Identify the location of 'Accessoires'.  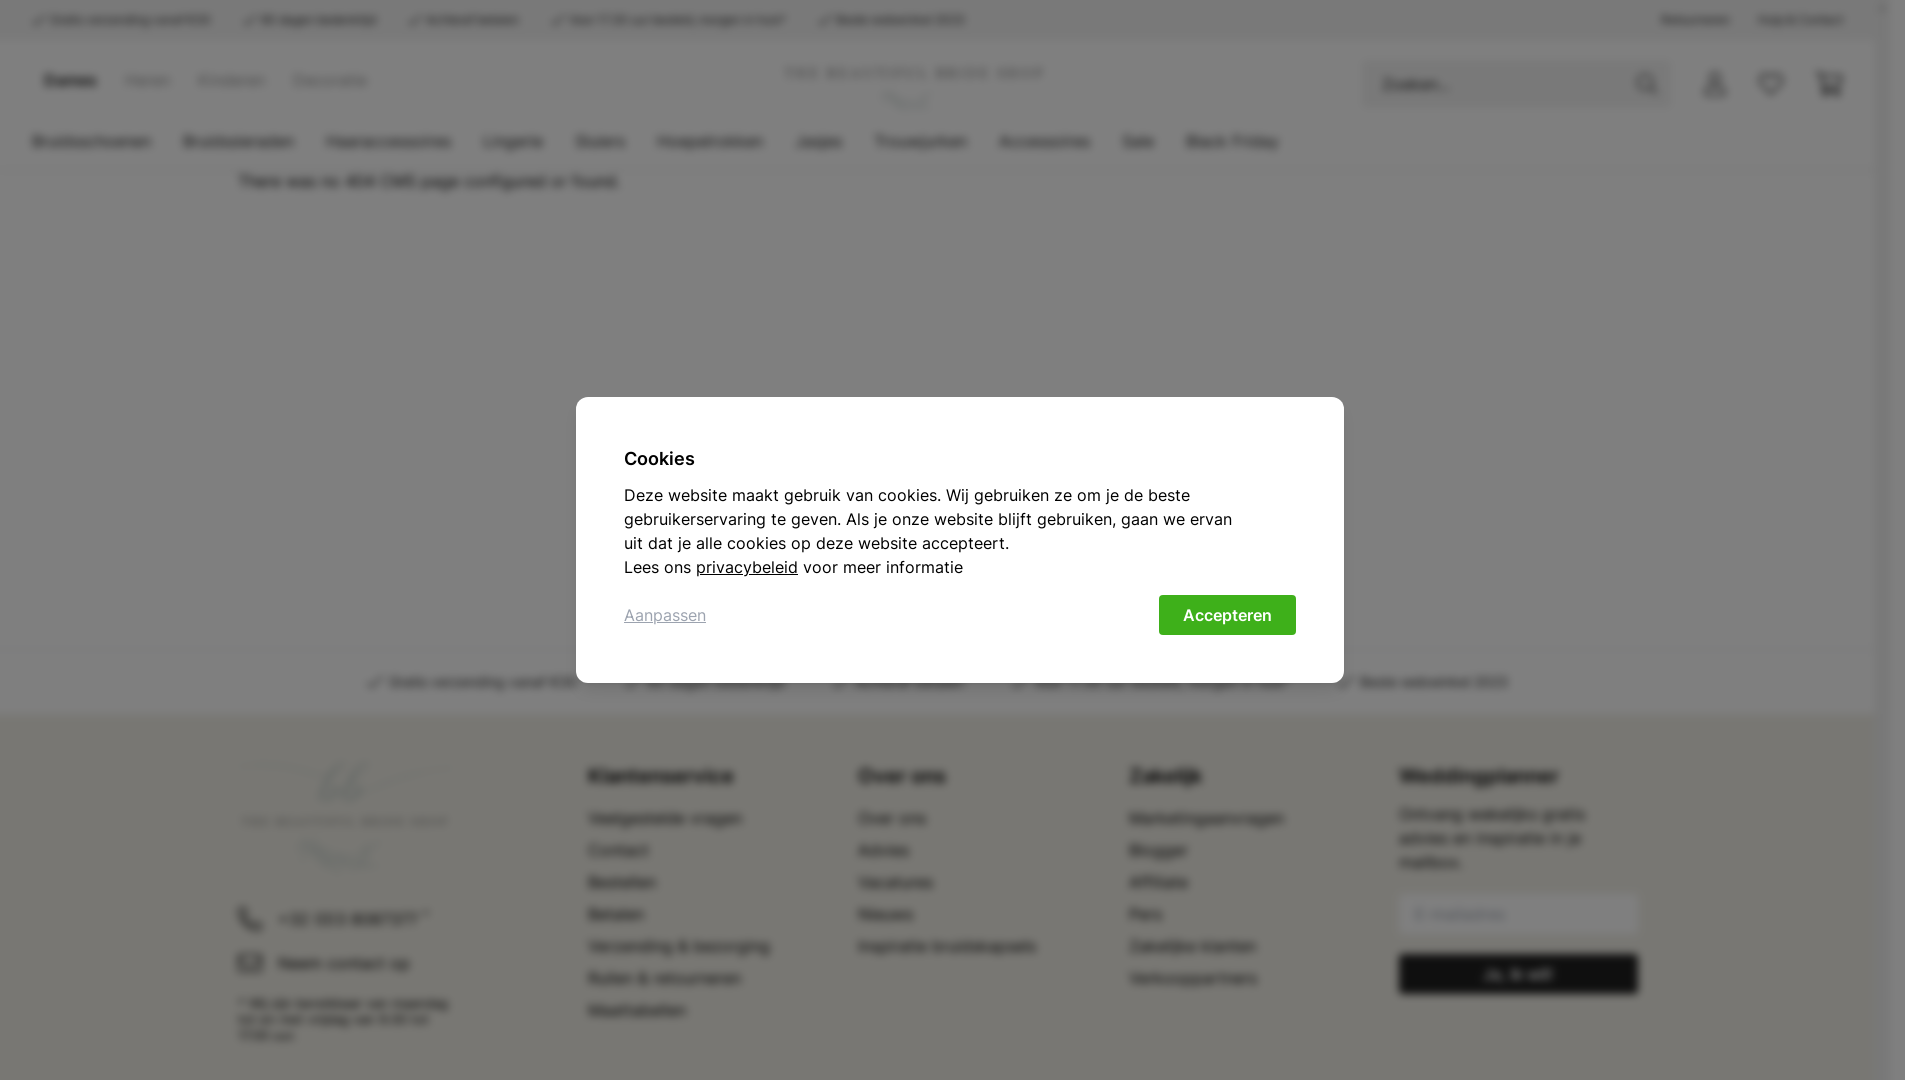
(1043, 140).